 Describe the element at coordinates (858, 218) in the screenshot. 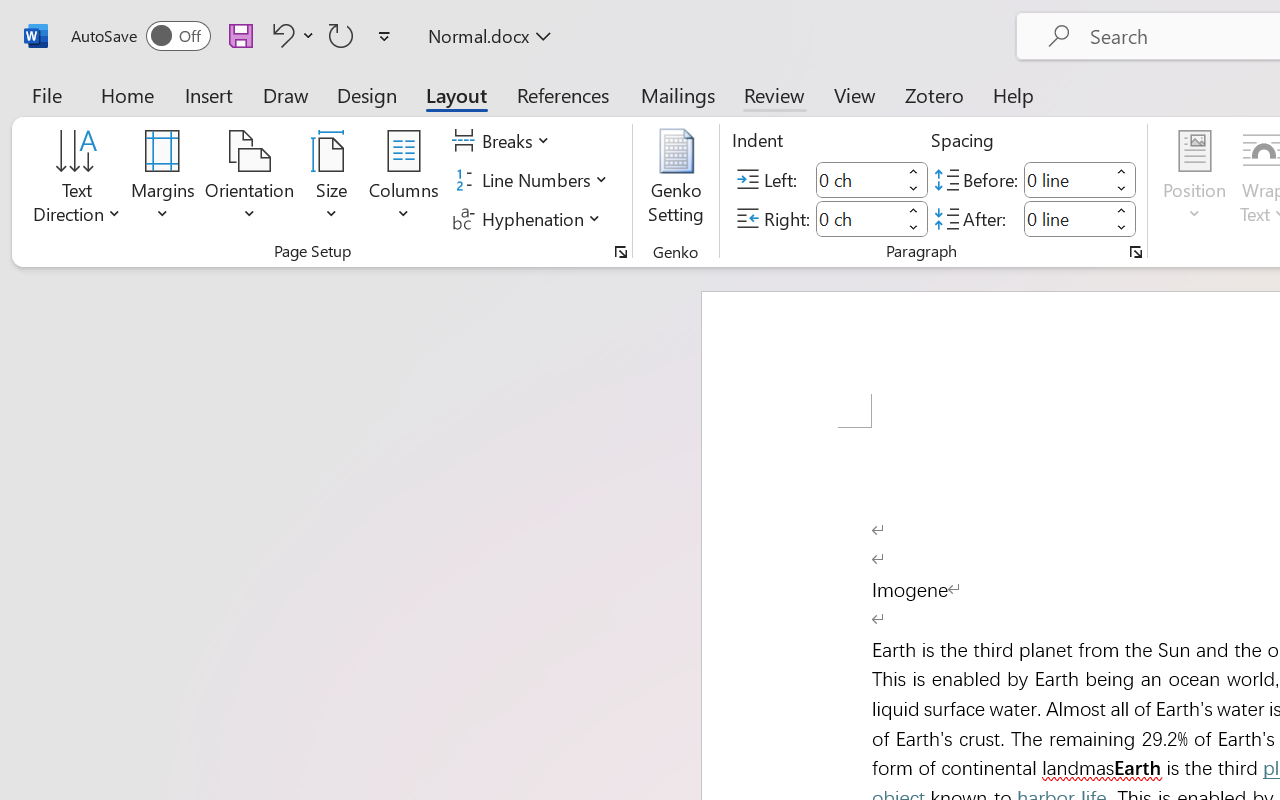

I see `'Indent Right'` at that location.